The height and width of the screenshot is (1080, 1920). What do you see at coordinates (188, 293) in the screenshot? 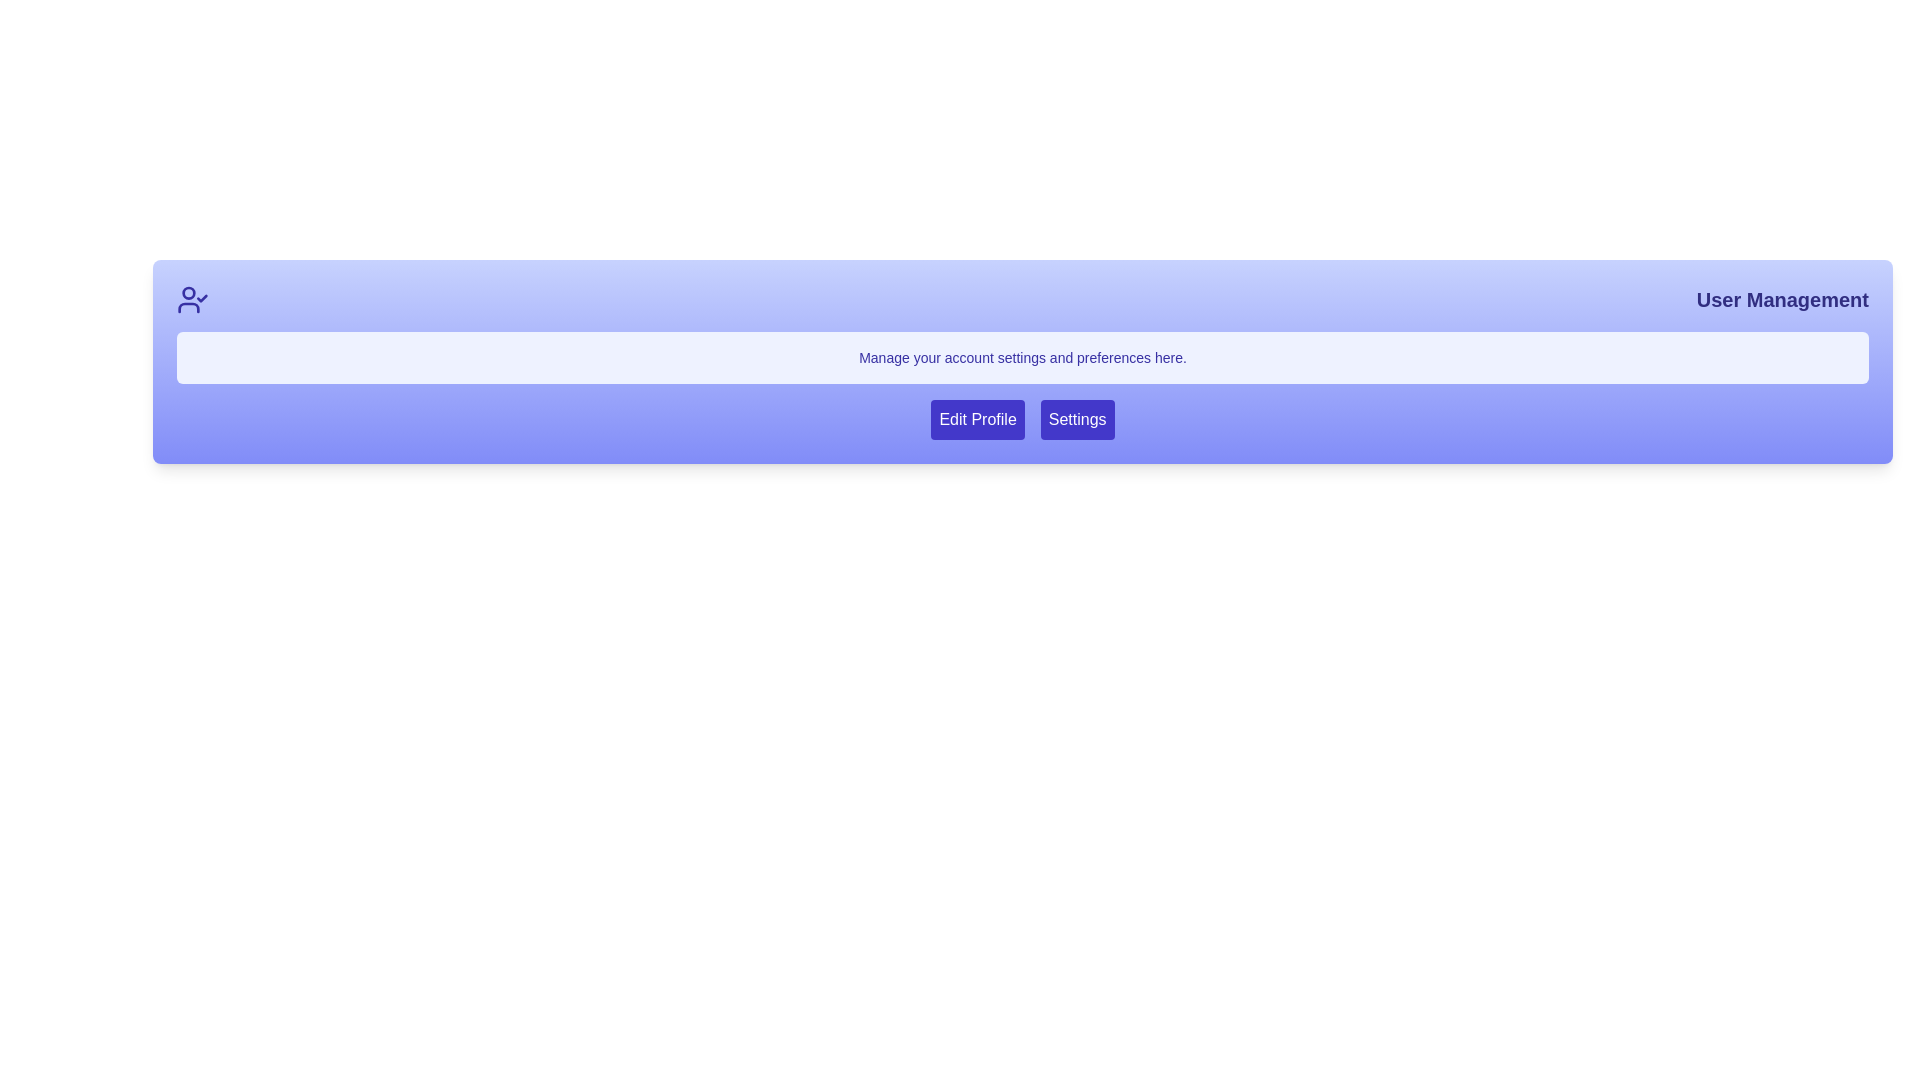
I see `vector-based circle representing the user's head in the user profile icon, located in the upper-left corner of the icon's enclosing box` at bounding box center [188, 293].